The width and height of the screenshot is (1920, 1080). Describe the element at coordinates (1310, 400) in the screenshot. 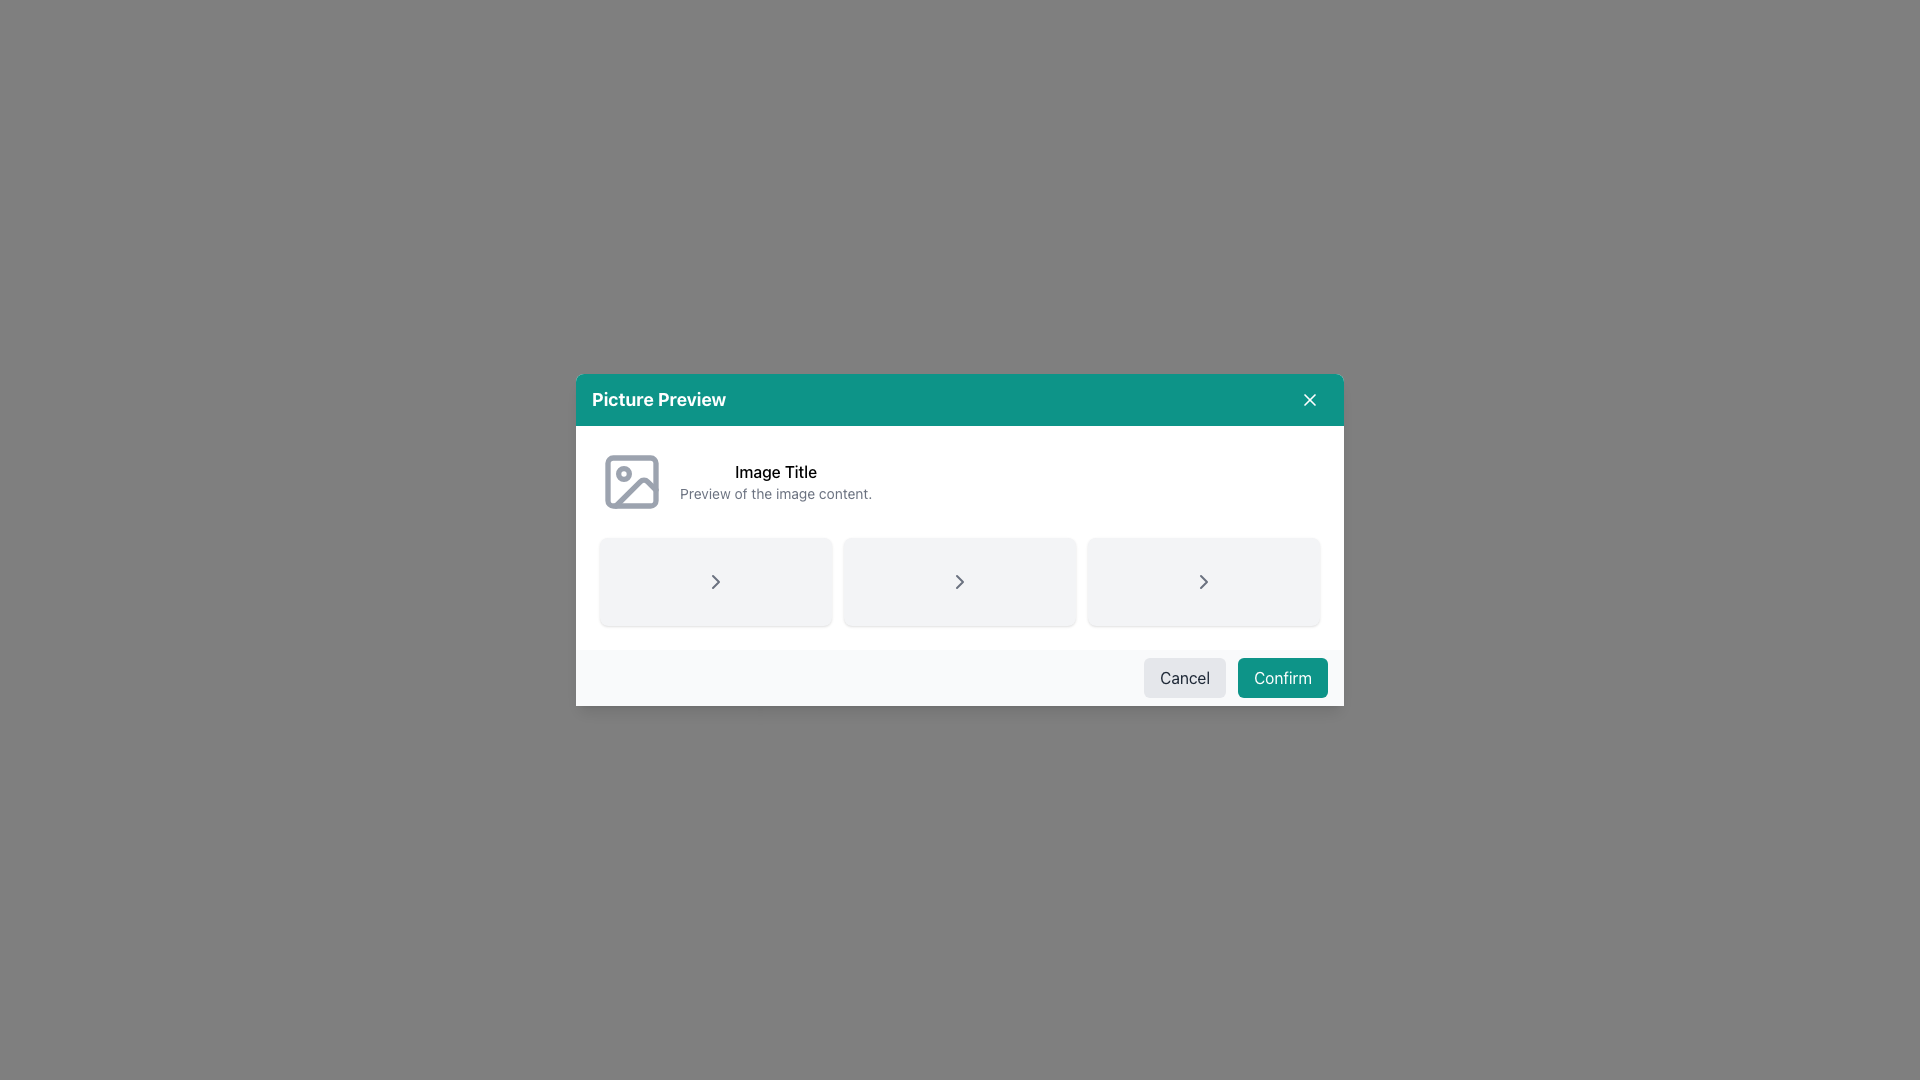

I see `the circular button with a teal background and a white 'X' icon located at the top-right corner of the modal header, next to the title text 'Picture Preview'` at that location.